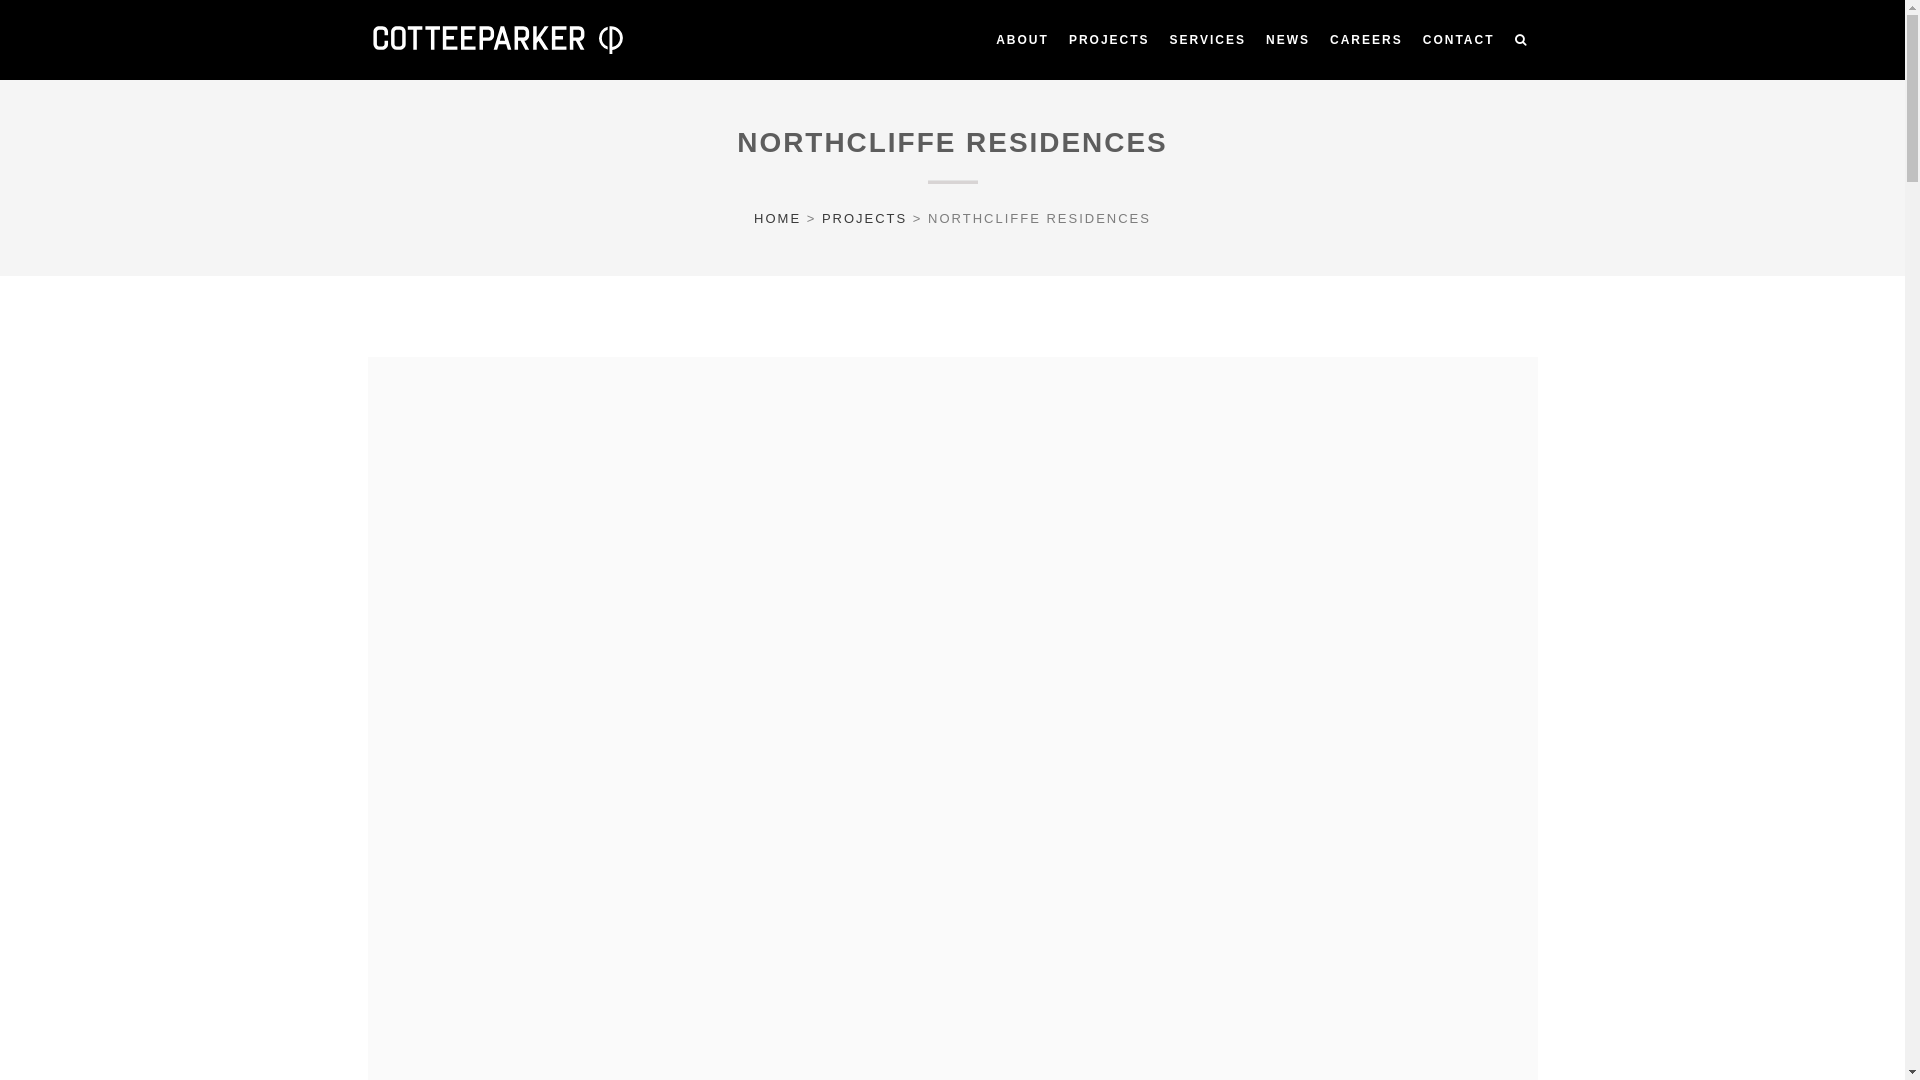  What do you see at coordinates (864, 218) in the screenshot?
I see `'PROJECTS'` at bounding box center [864, 218].